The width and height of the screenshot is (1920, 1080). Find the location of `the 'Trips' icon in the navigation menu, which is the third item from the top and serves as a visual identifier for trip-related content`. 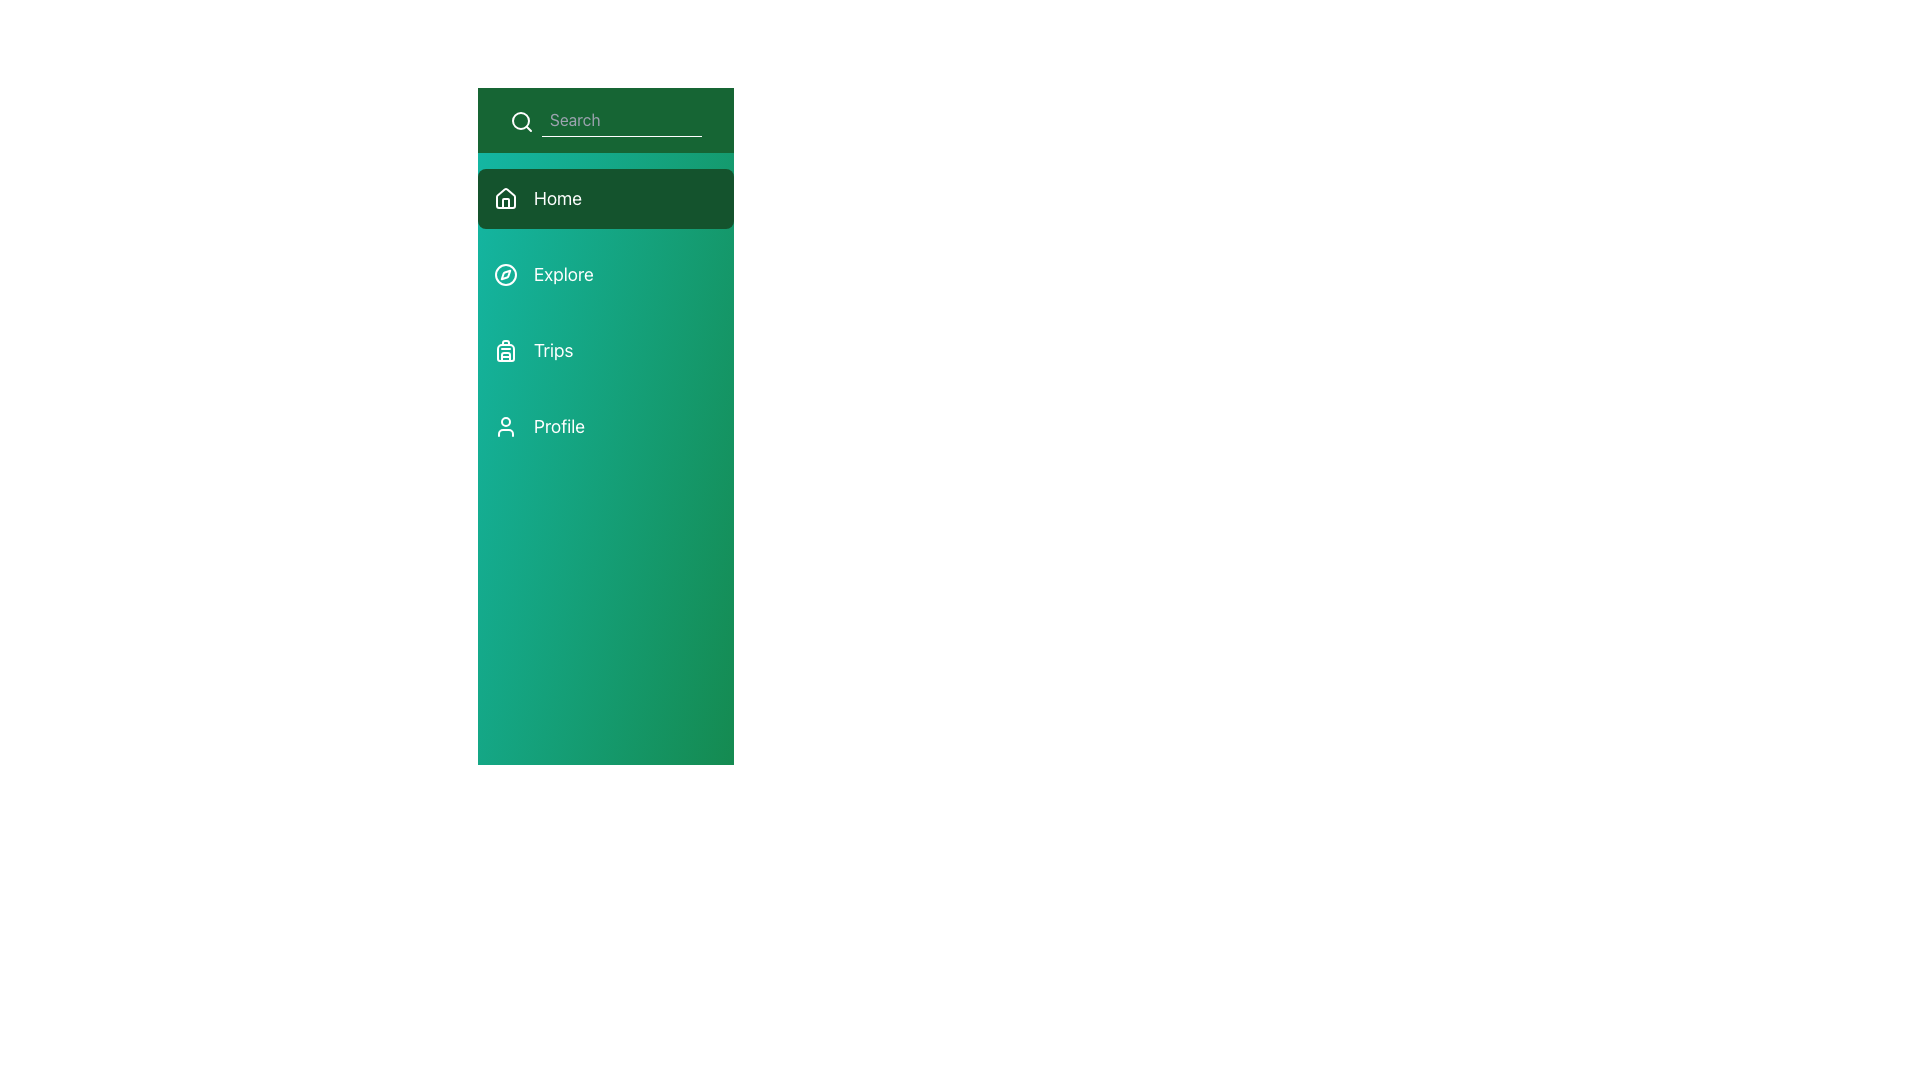

the 'Trips' icon in the navigation menu, which is the third item from the top and serves as a visual identifier for trip-related content is located at coordinates (505, 350).